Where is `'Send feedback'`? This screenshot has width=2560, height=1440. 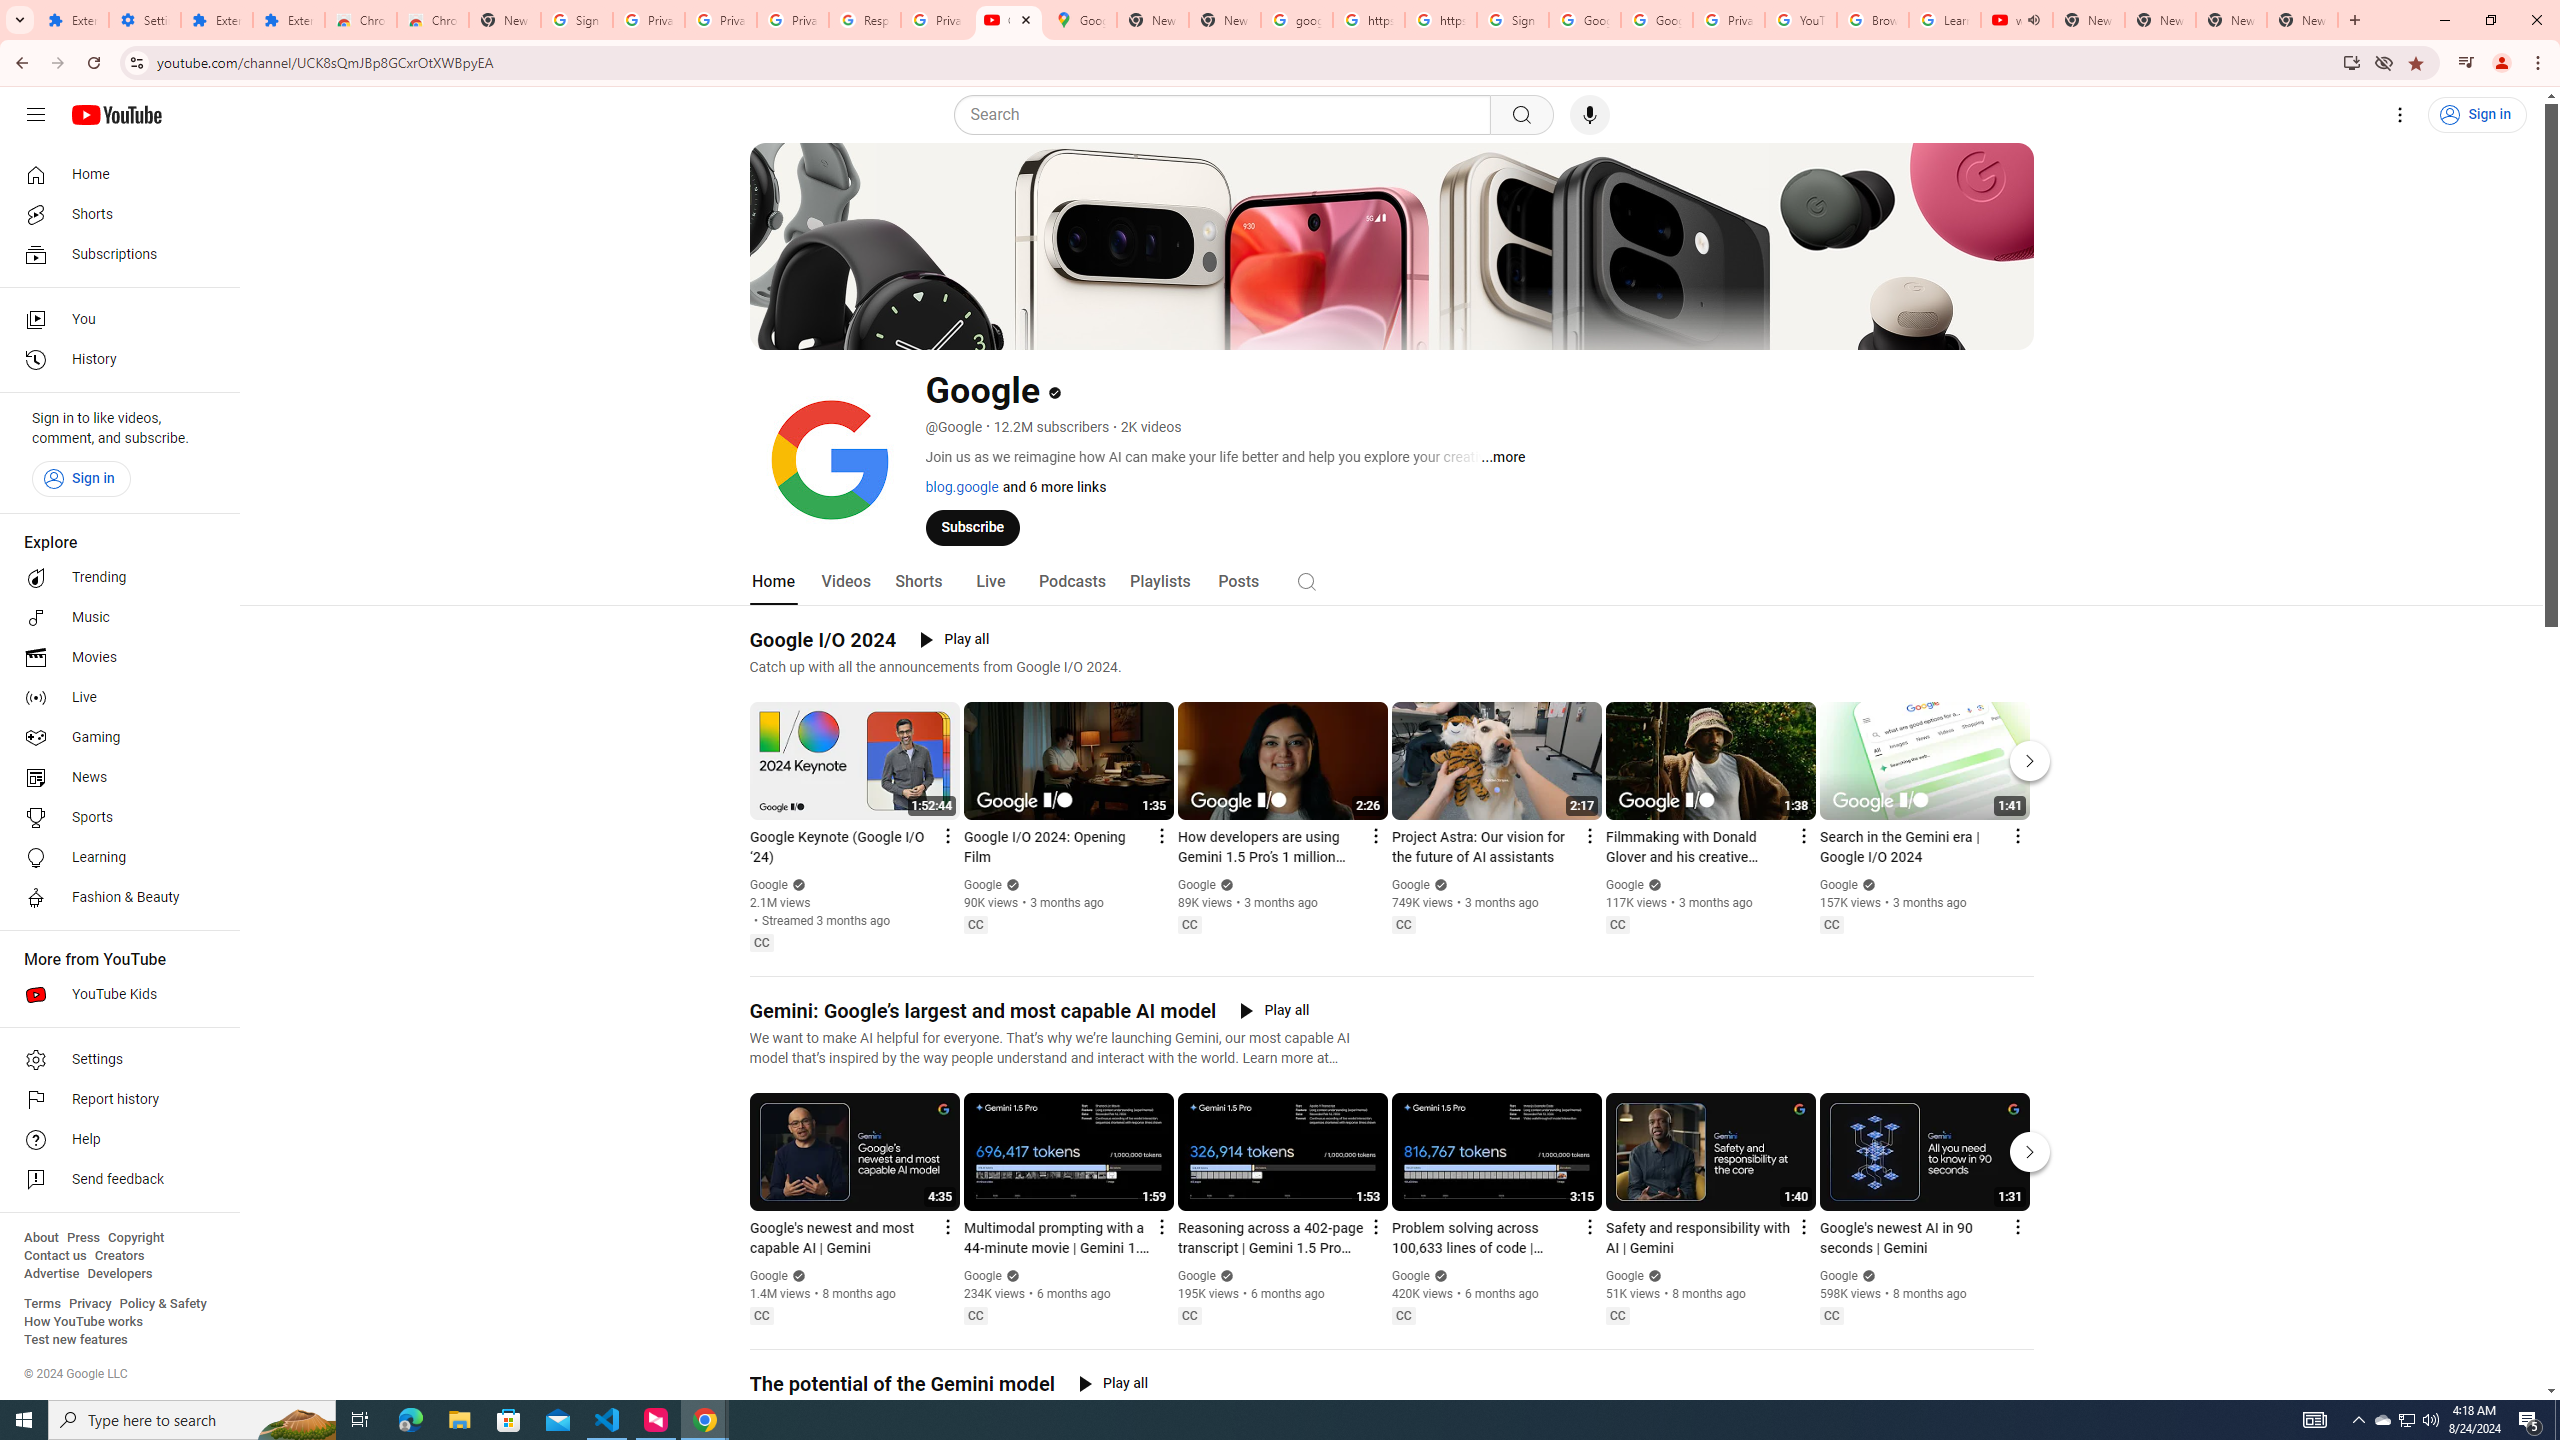 'Send feedback' is located at coordinates (113, 1179).